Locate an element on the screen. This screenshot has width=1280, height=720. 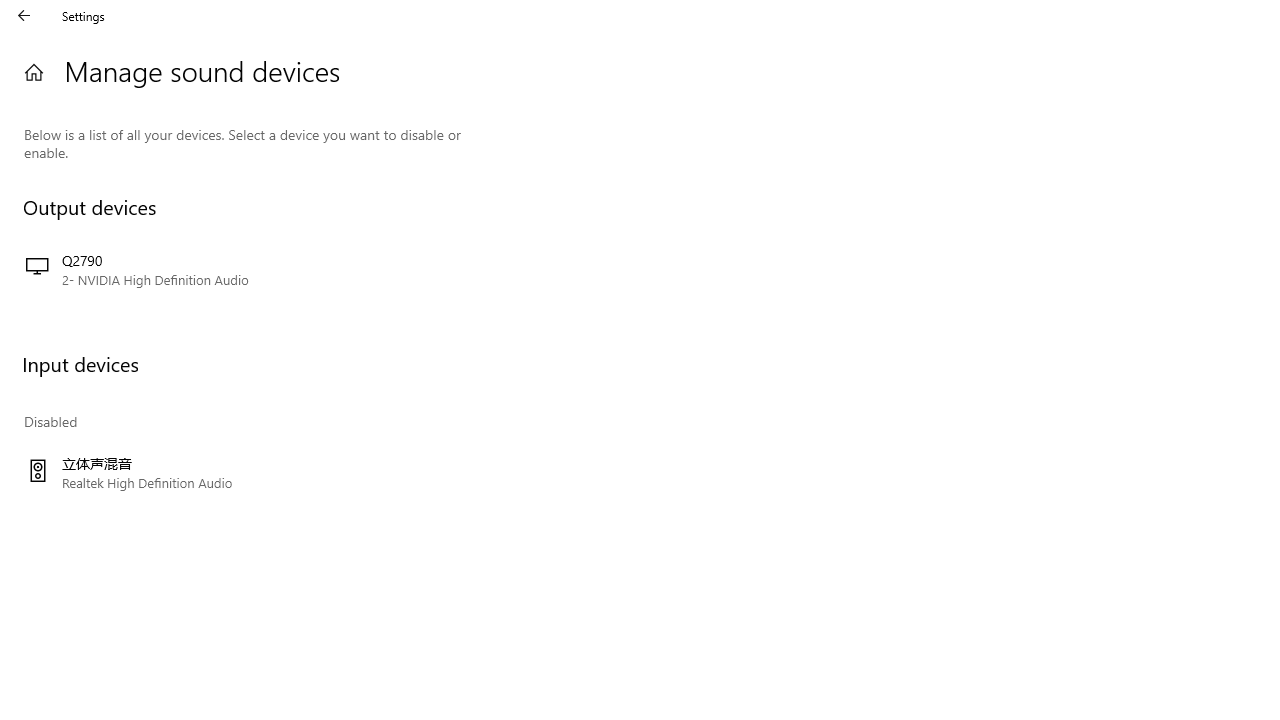
'Home' is located at coordinates (33, 71).